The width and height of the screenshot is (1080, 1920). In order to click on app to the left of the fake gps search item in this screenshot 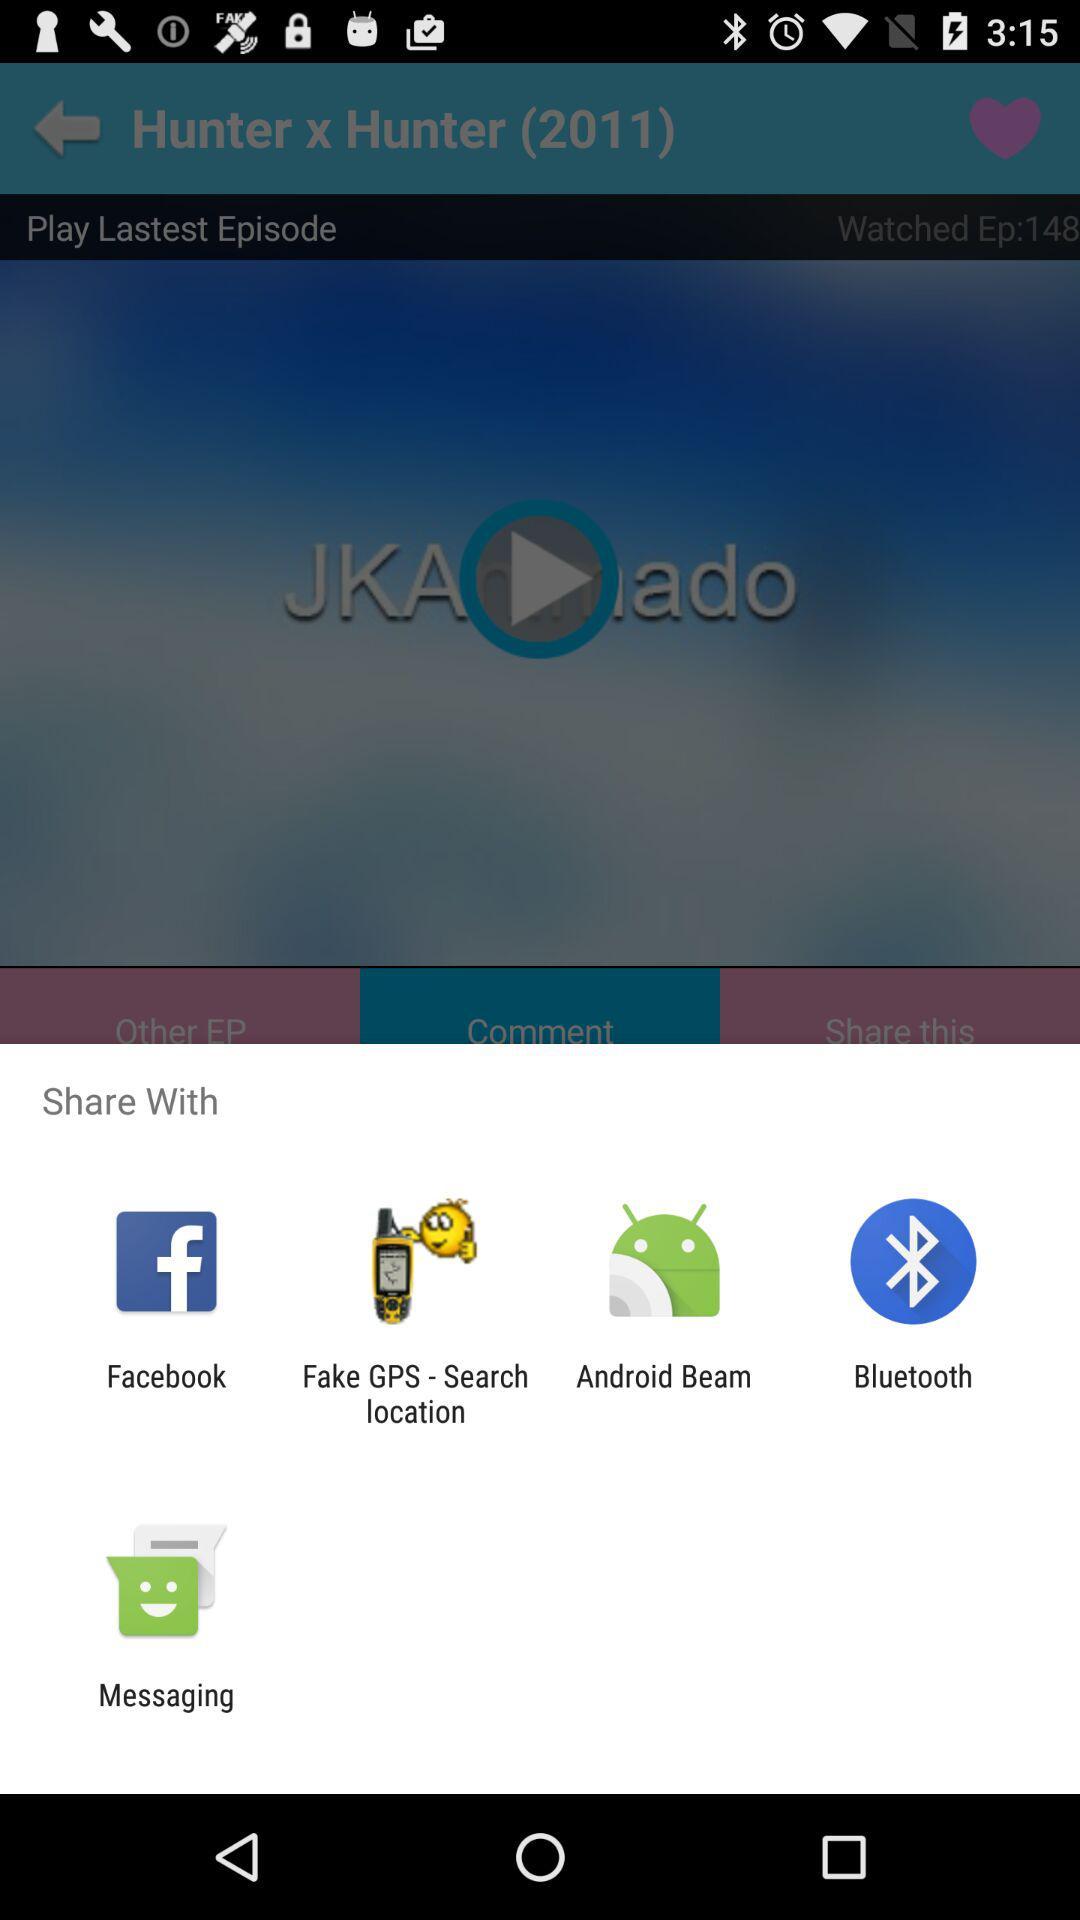, I will do `click(165, 1392)`.